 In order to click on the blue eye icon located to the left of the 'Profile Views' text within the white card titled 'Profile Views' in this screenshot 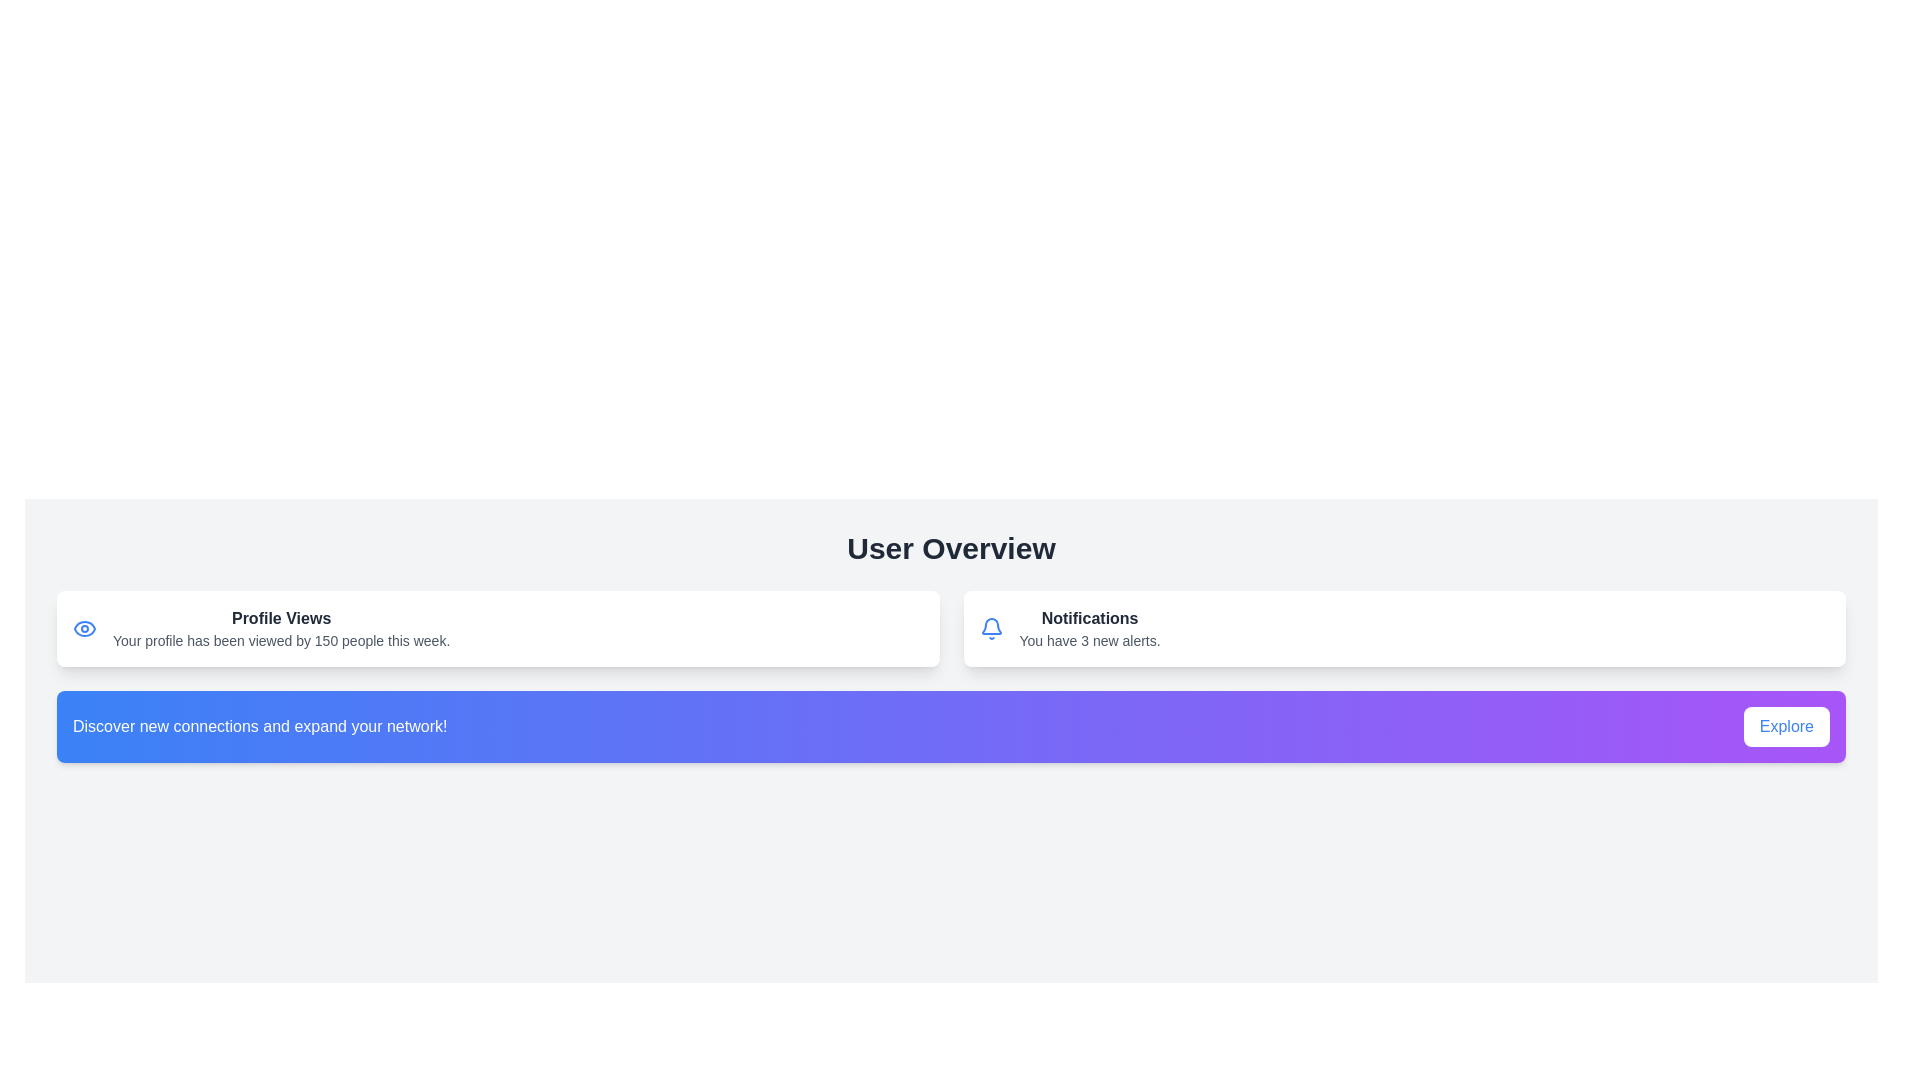, I will do `click(84, 627)`.